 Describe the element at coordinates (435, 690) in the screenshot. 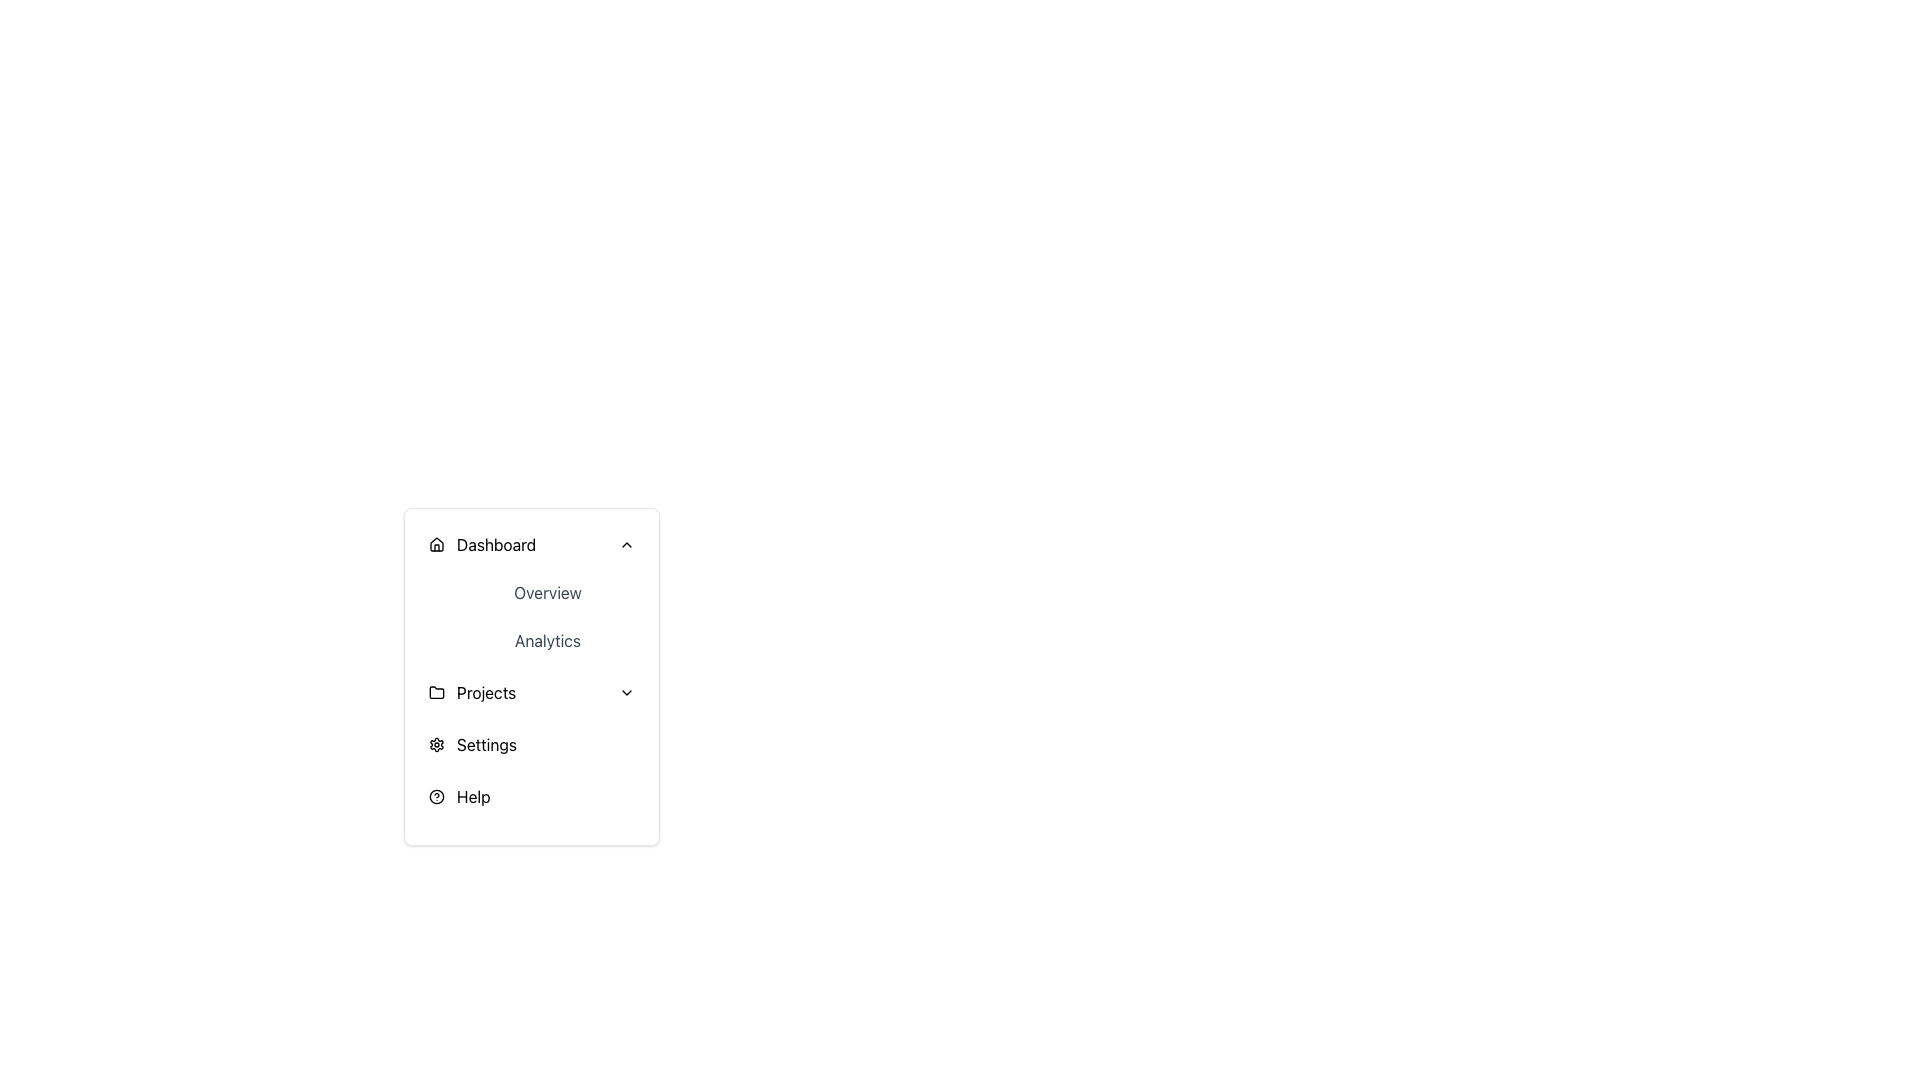

I see `the 'Projects' icon in the vertical navigation menu, which visually represents the navigation option for projects` at that location.